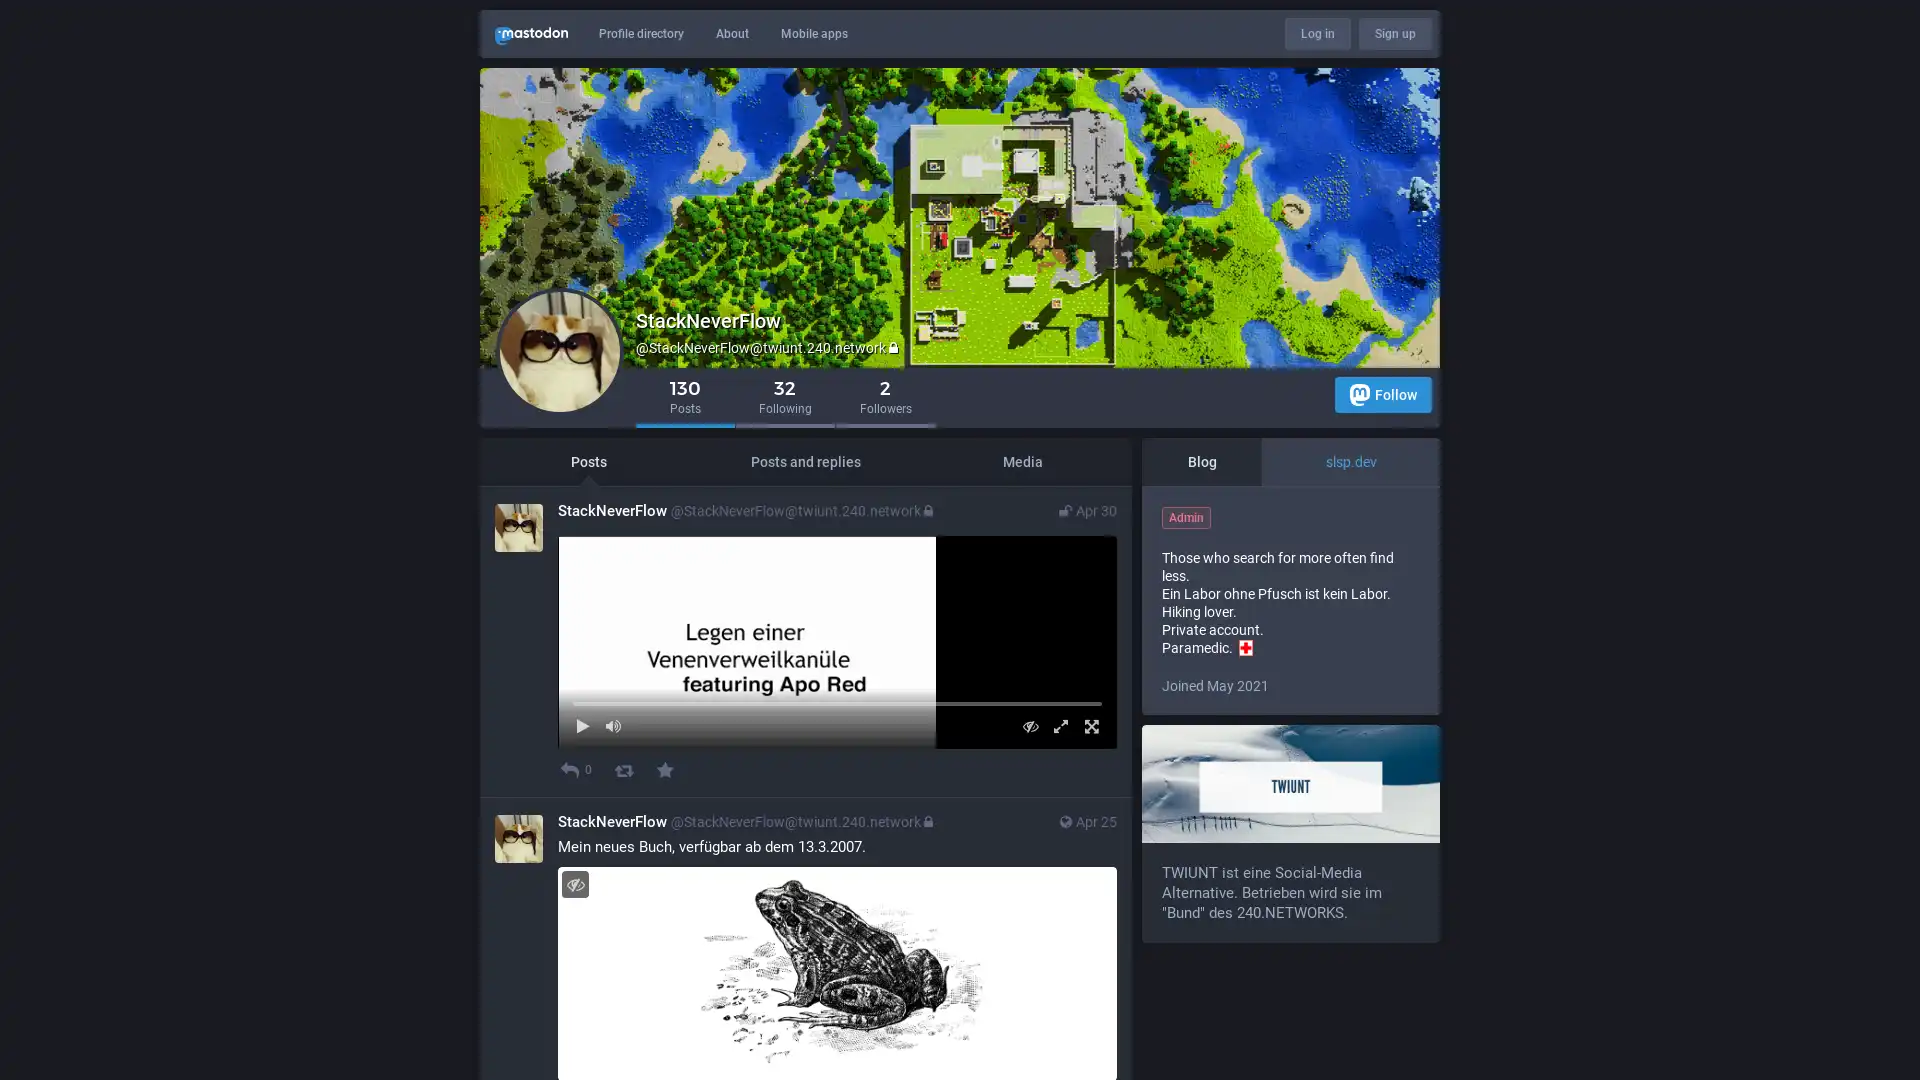 The height and width of the screenshot is (1080, 1920). Describe the element at coordinates (1030, 827) in the screenshot. I see `Hide video` at that location.